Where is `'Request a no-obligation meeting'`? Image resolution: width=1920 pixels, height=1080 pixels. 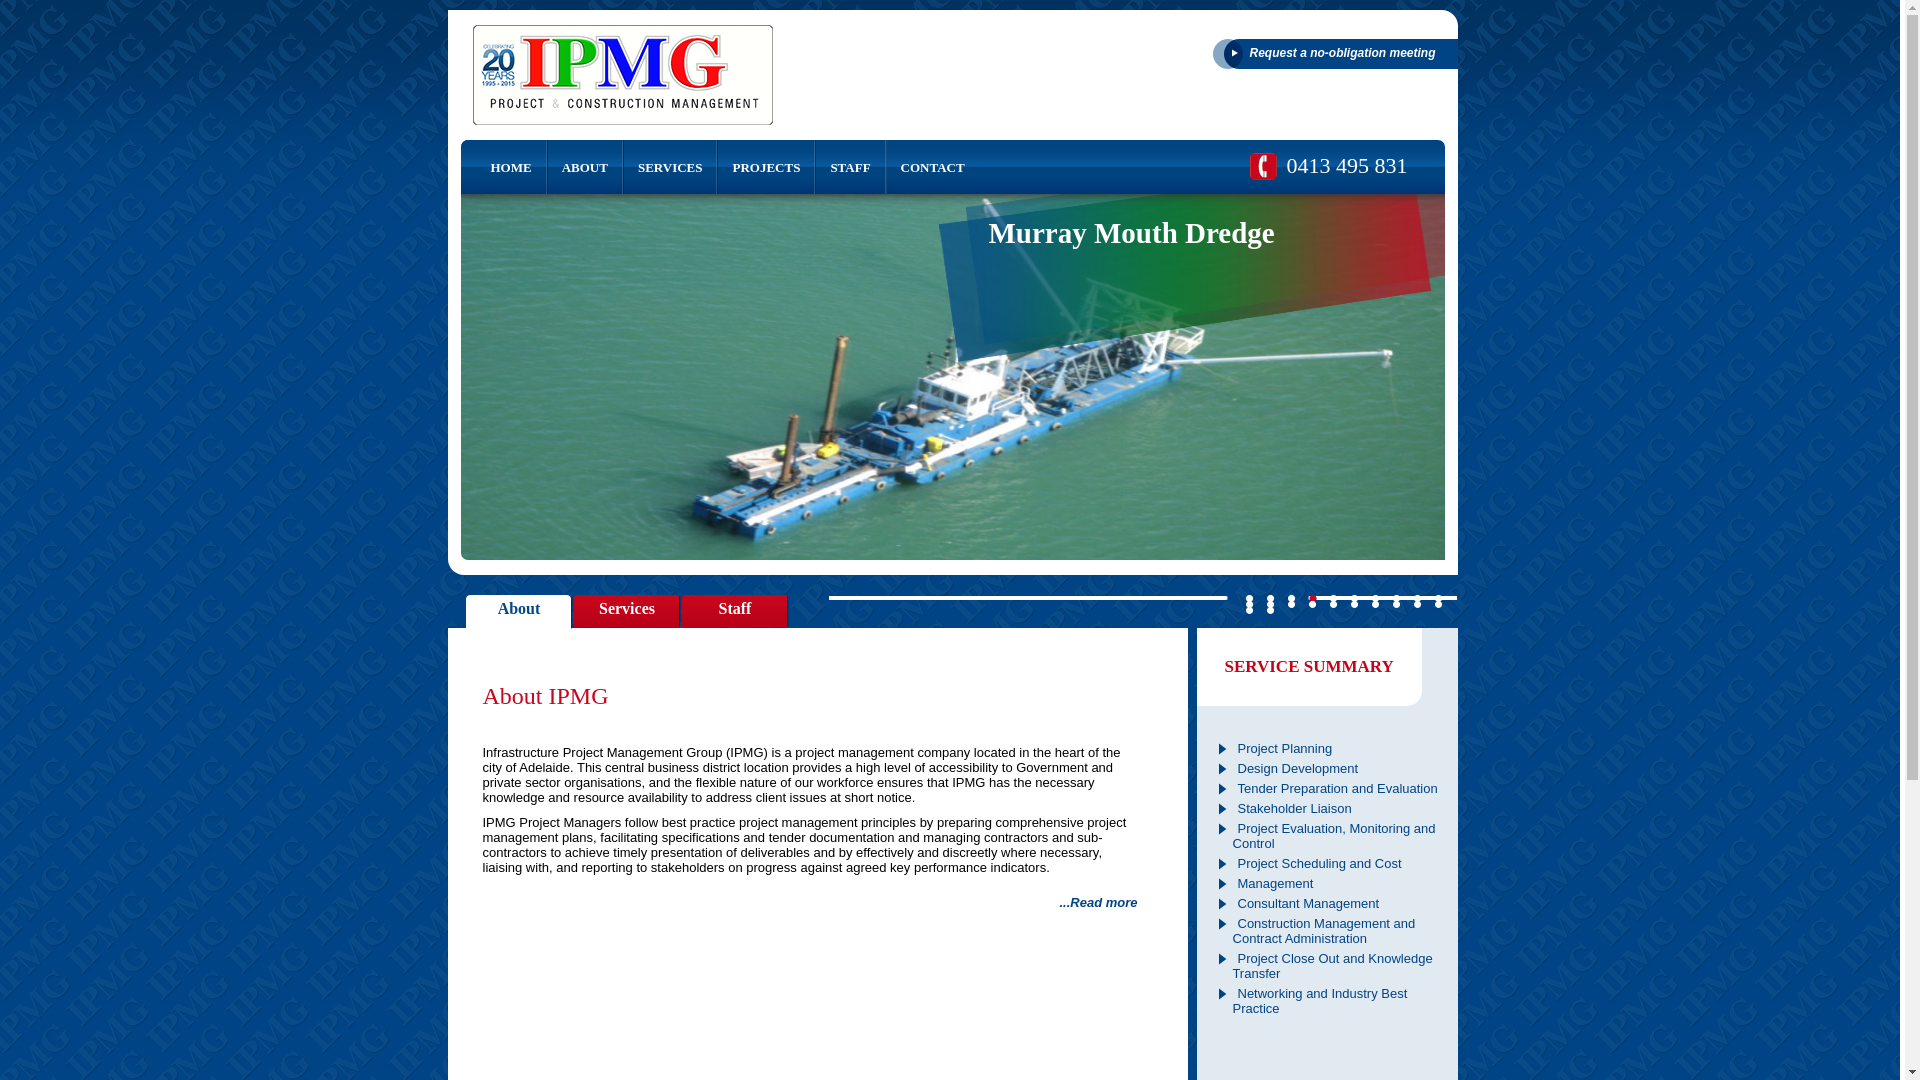 'Request a no-obligation meeting' is located at coordinates (1334, 53).